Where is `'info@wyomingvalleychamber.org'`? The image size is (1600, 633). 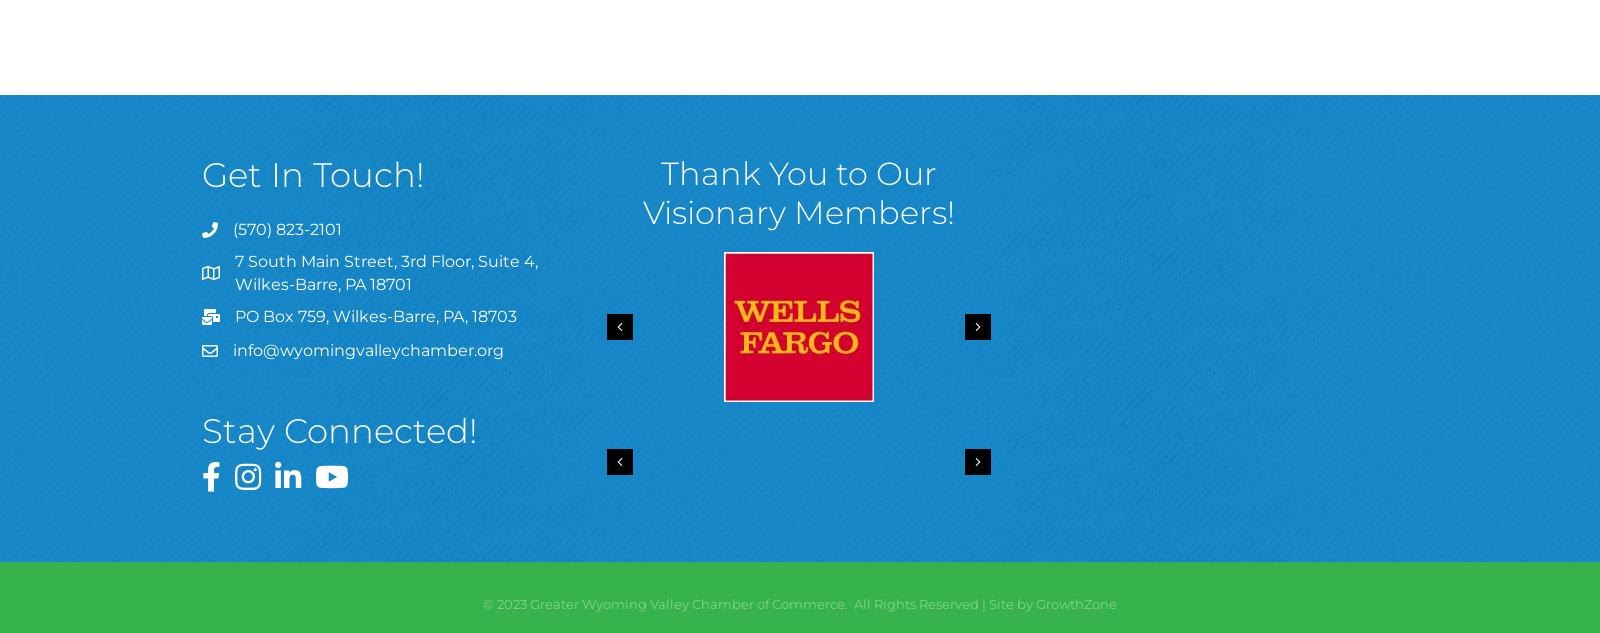 'info@wyomingvalleychamber.org' is located at coordinates (368, 350).